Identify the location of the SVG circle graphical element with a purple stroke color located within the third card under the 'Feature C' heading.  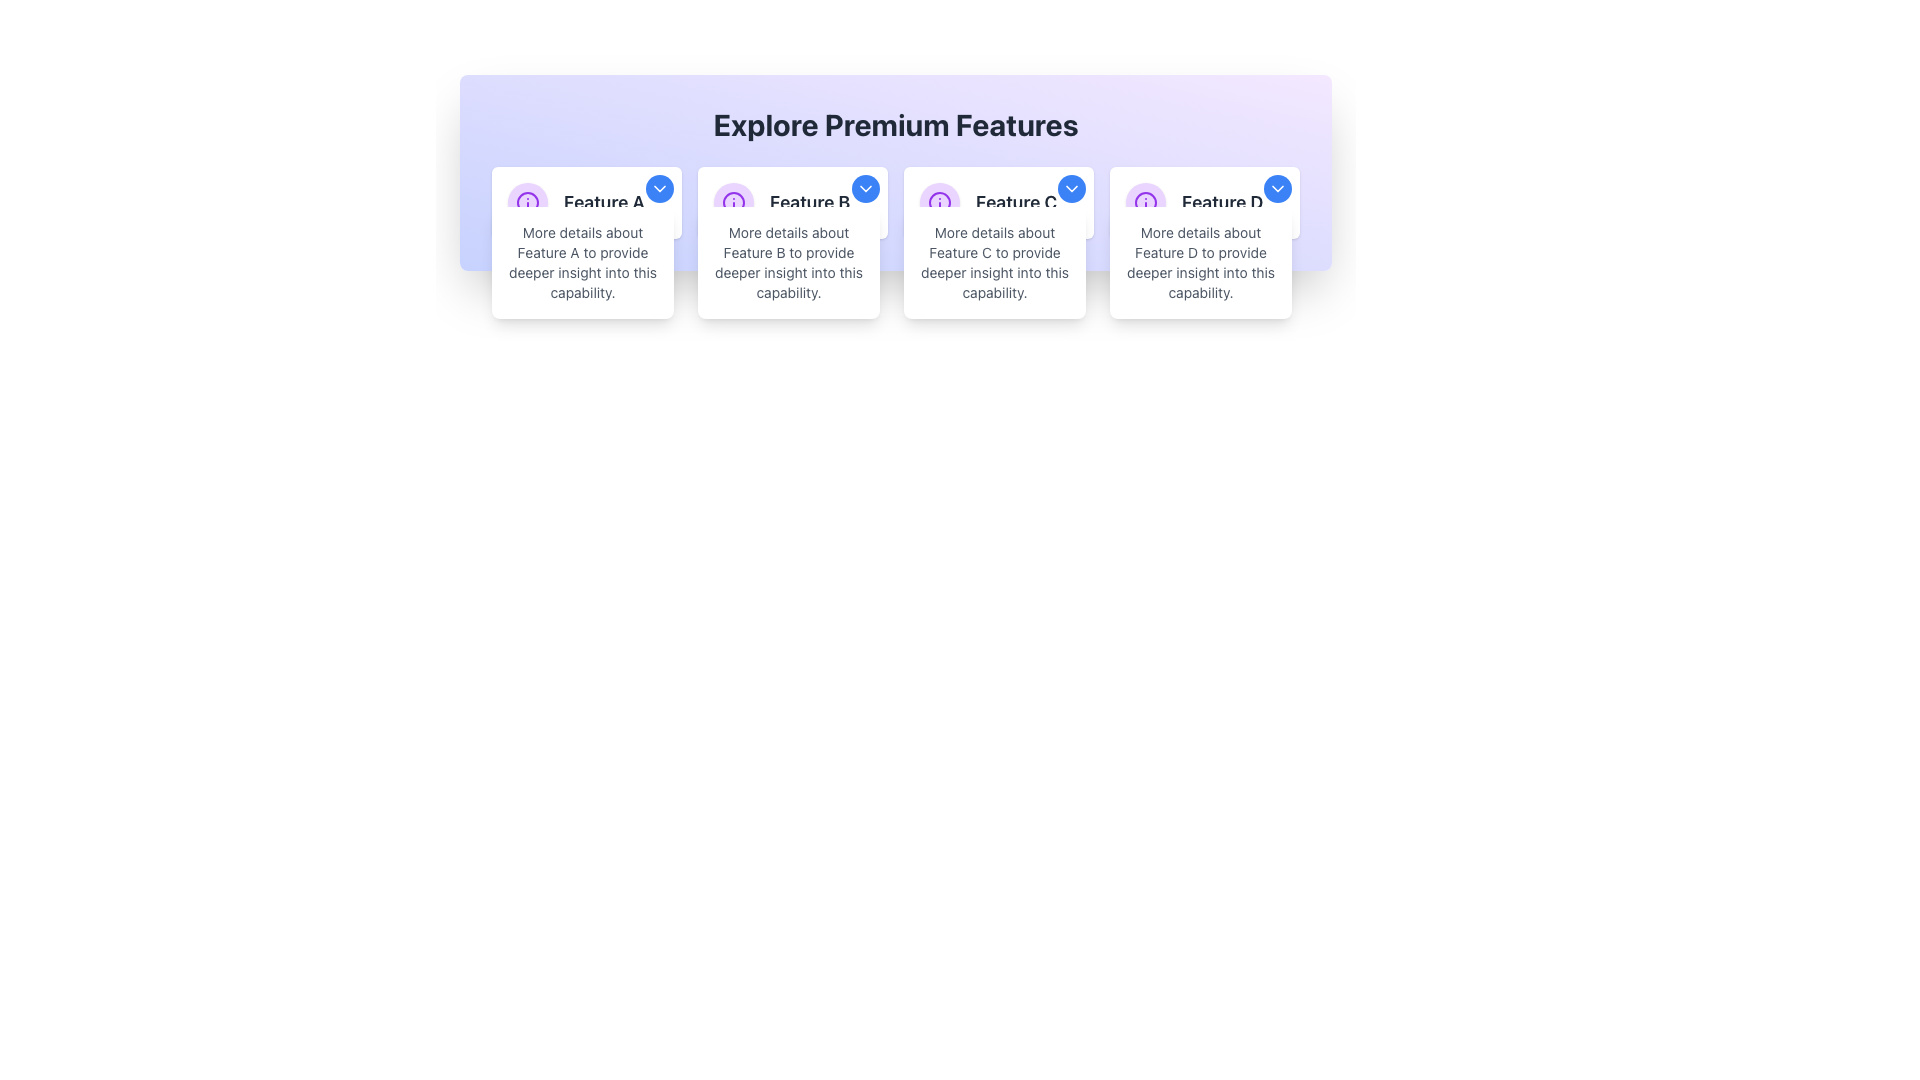
(939, 203).